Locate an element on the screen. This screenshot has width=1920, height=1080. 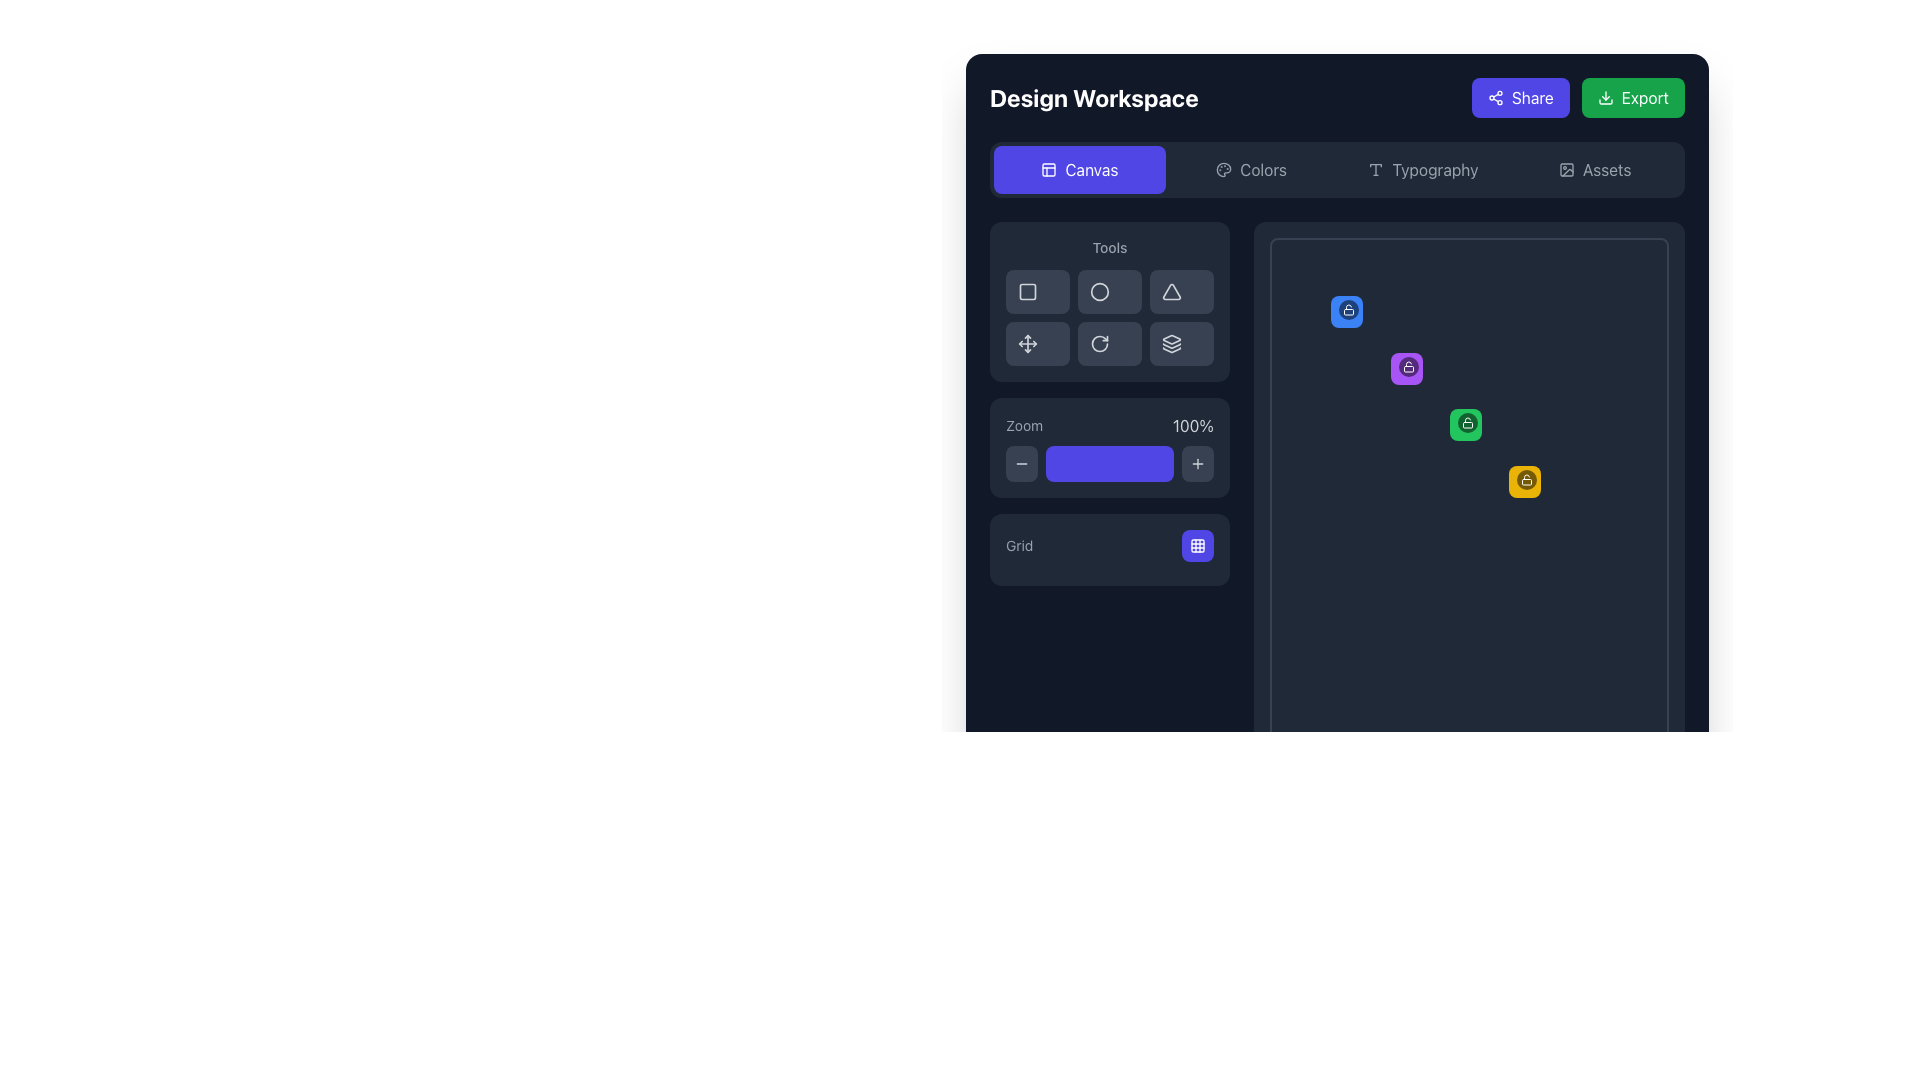
the triangular icon is located at coordinates (1171, 292).